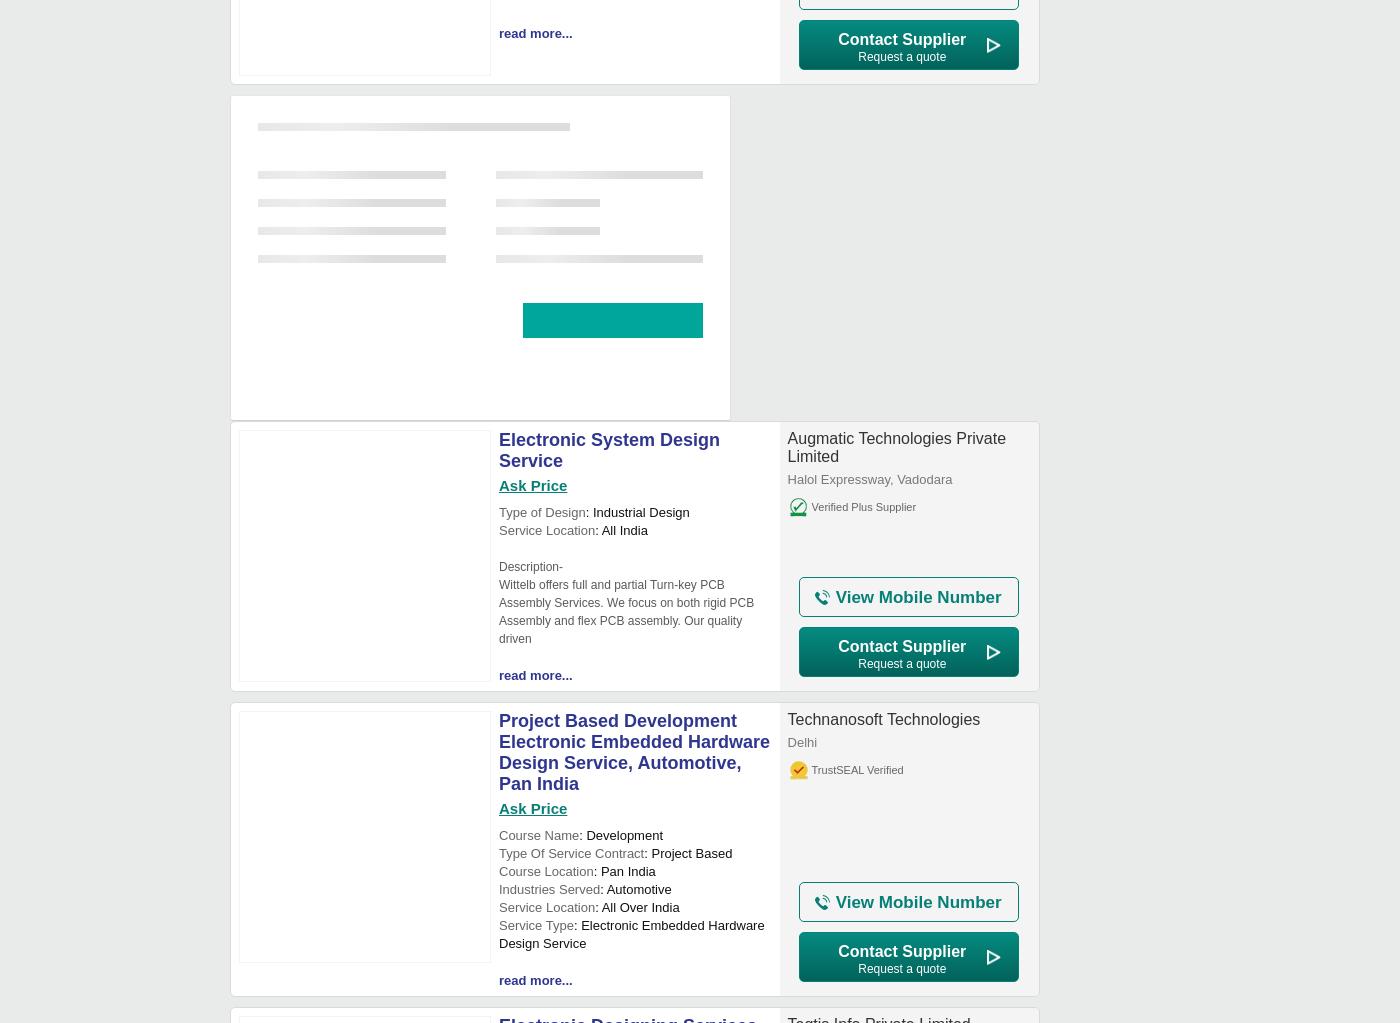 The width and height of the screenshot is (1400, 1023). I want to click on ':  Industrial Design', so click(637, 512).